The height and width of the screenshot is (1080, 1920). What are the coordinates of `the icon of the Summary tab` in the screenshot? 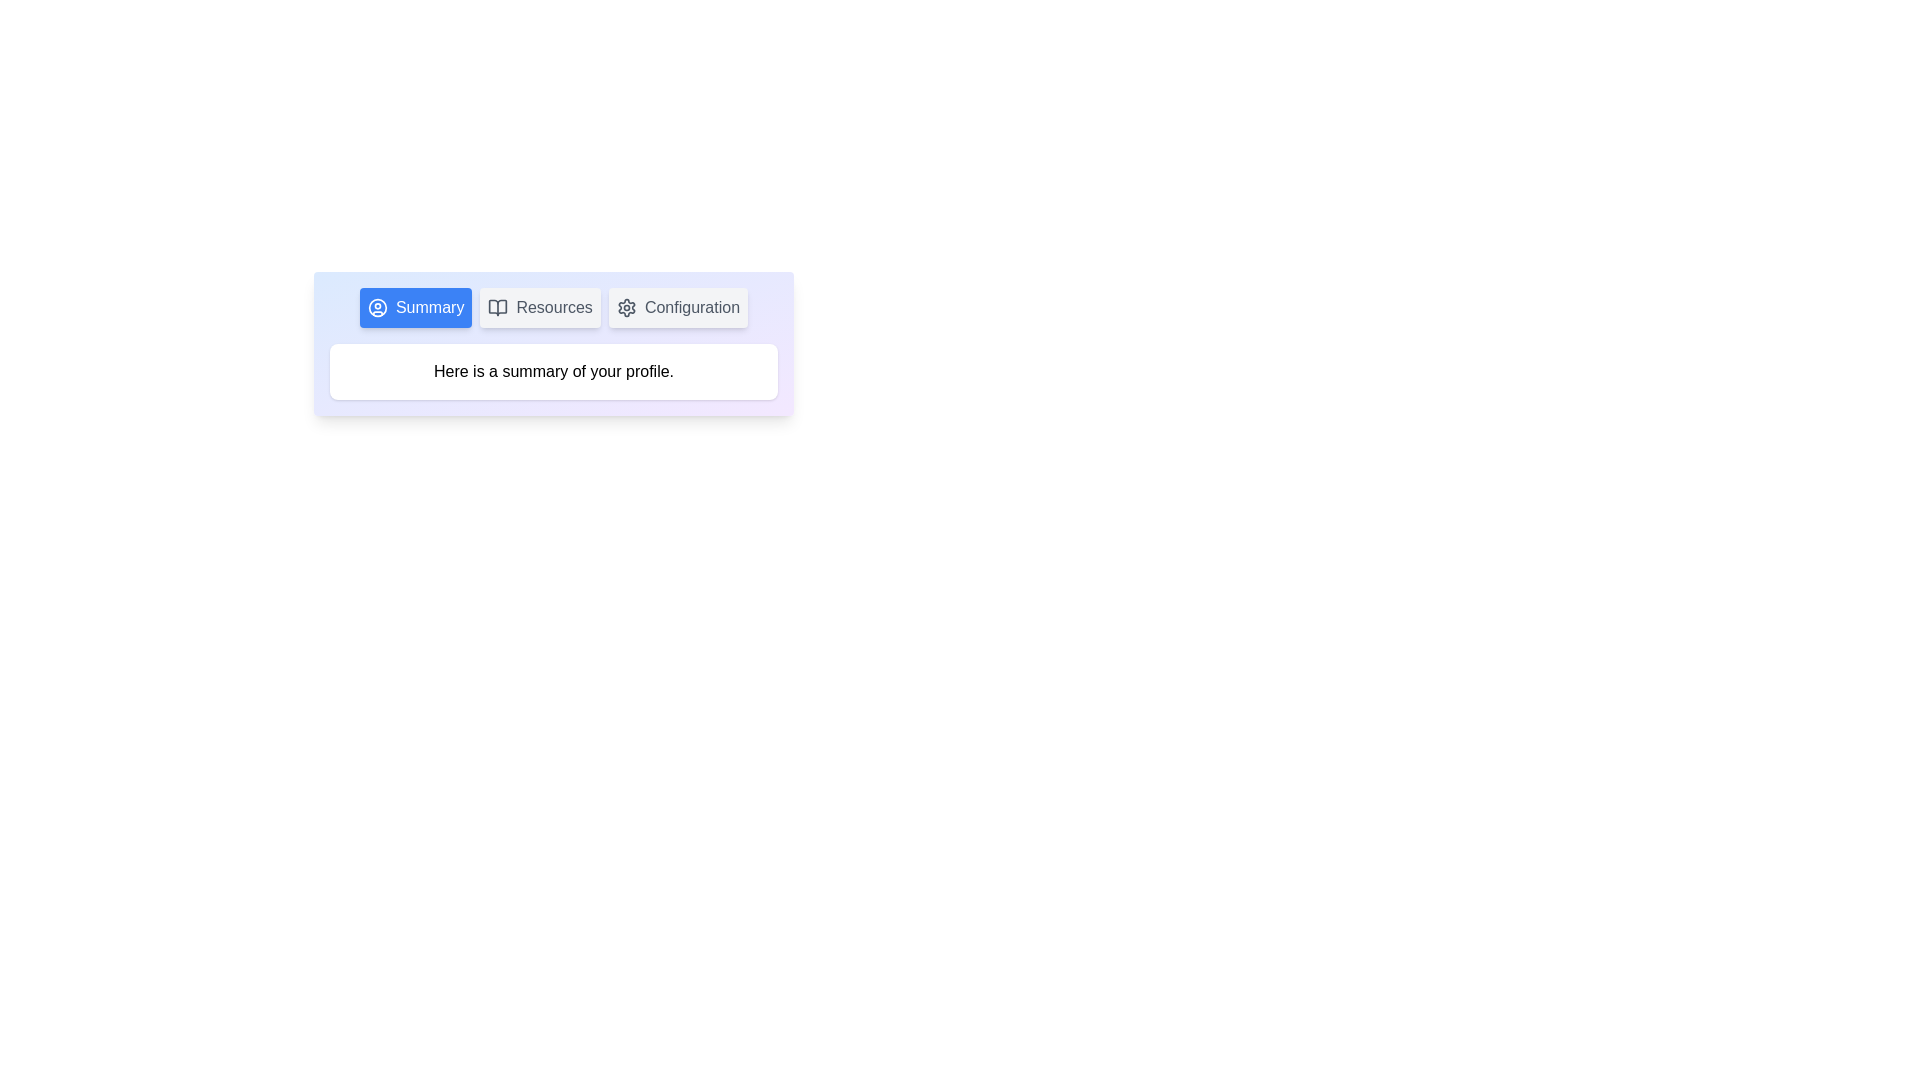 It's located at (377, 308).